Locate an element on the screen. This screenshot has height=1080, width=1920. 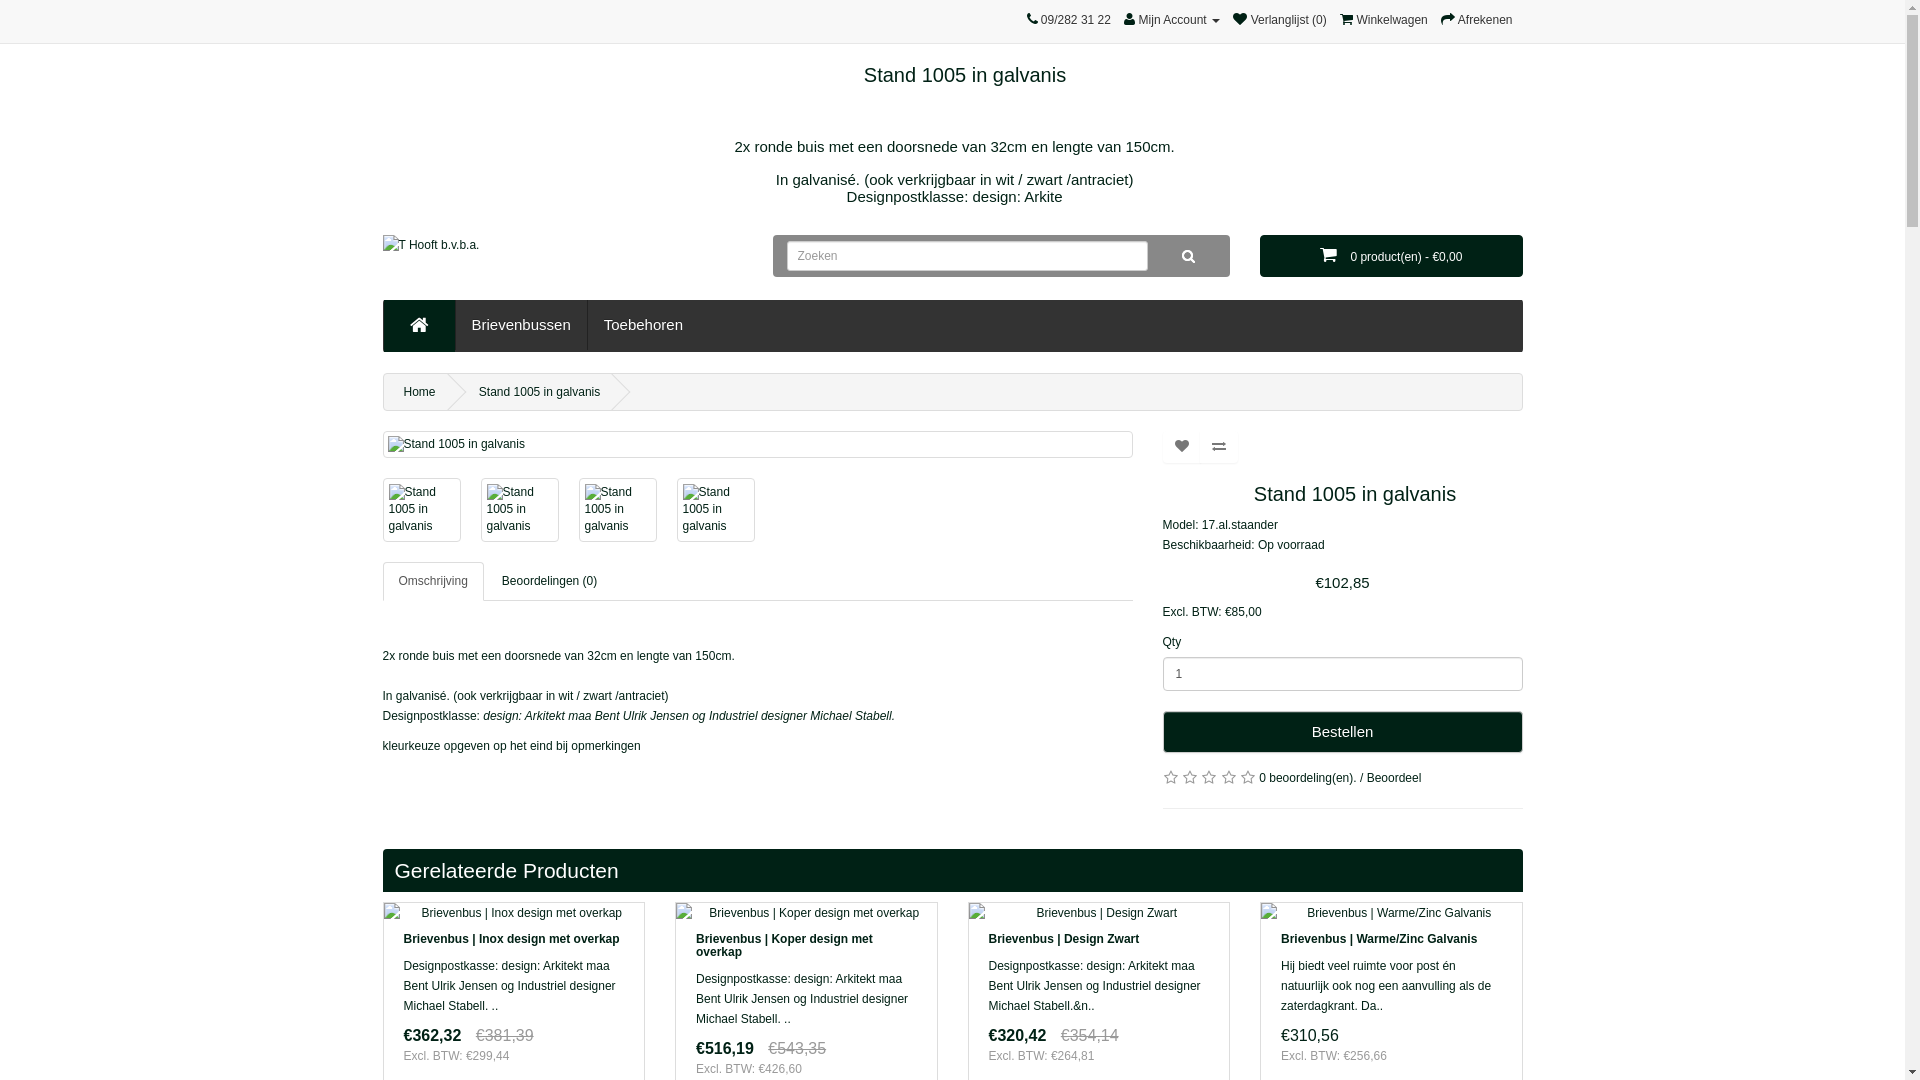
'Brievenbus | Inox design met overkap' is located at coordinates (514, 913).